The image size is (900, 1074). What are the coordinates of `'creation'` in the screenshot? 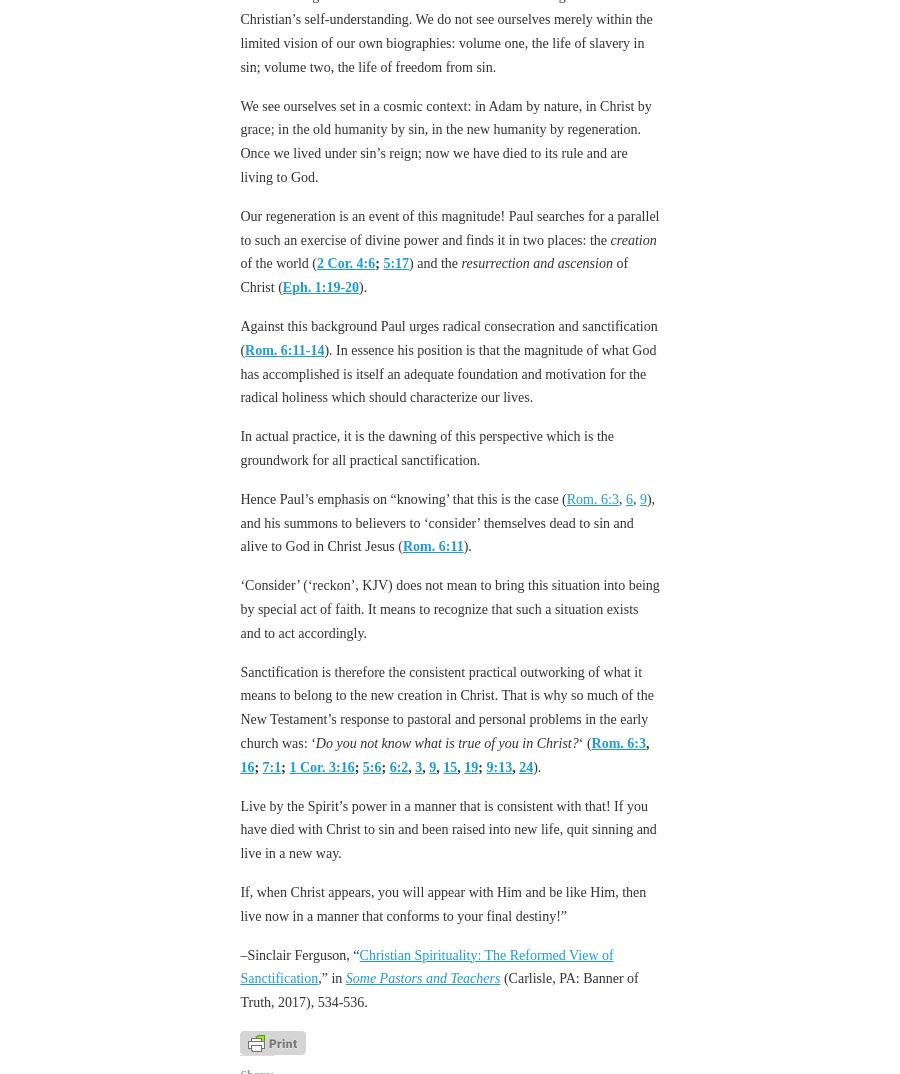 It's located at (632, 238).